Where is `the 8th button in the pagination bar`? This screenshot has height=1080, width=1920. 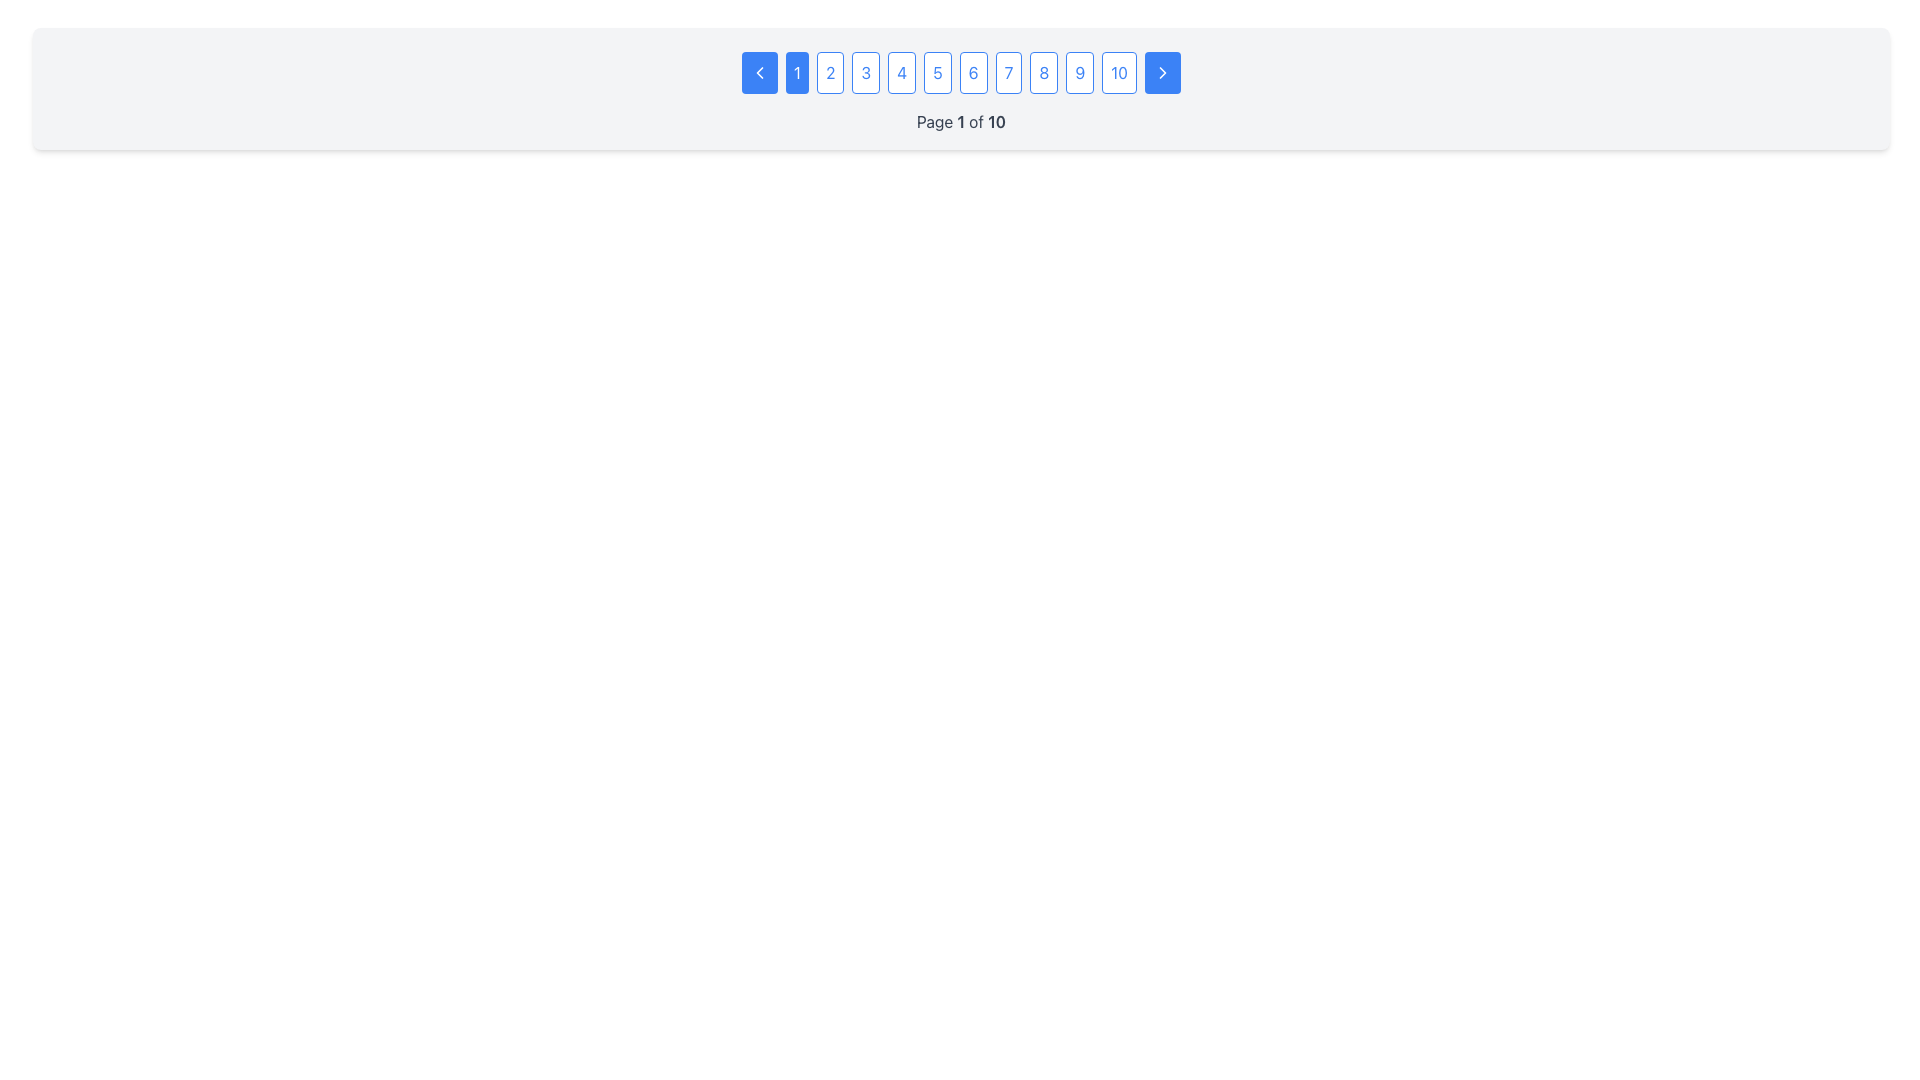
the 8th button in the pagination bar is located at coordinates (1043, 72).